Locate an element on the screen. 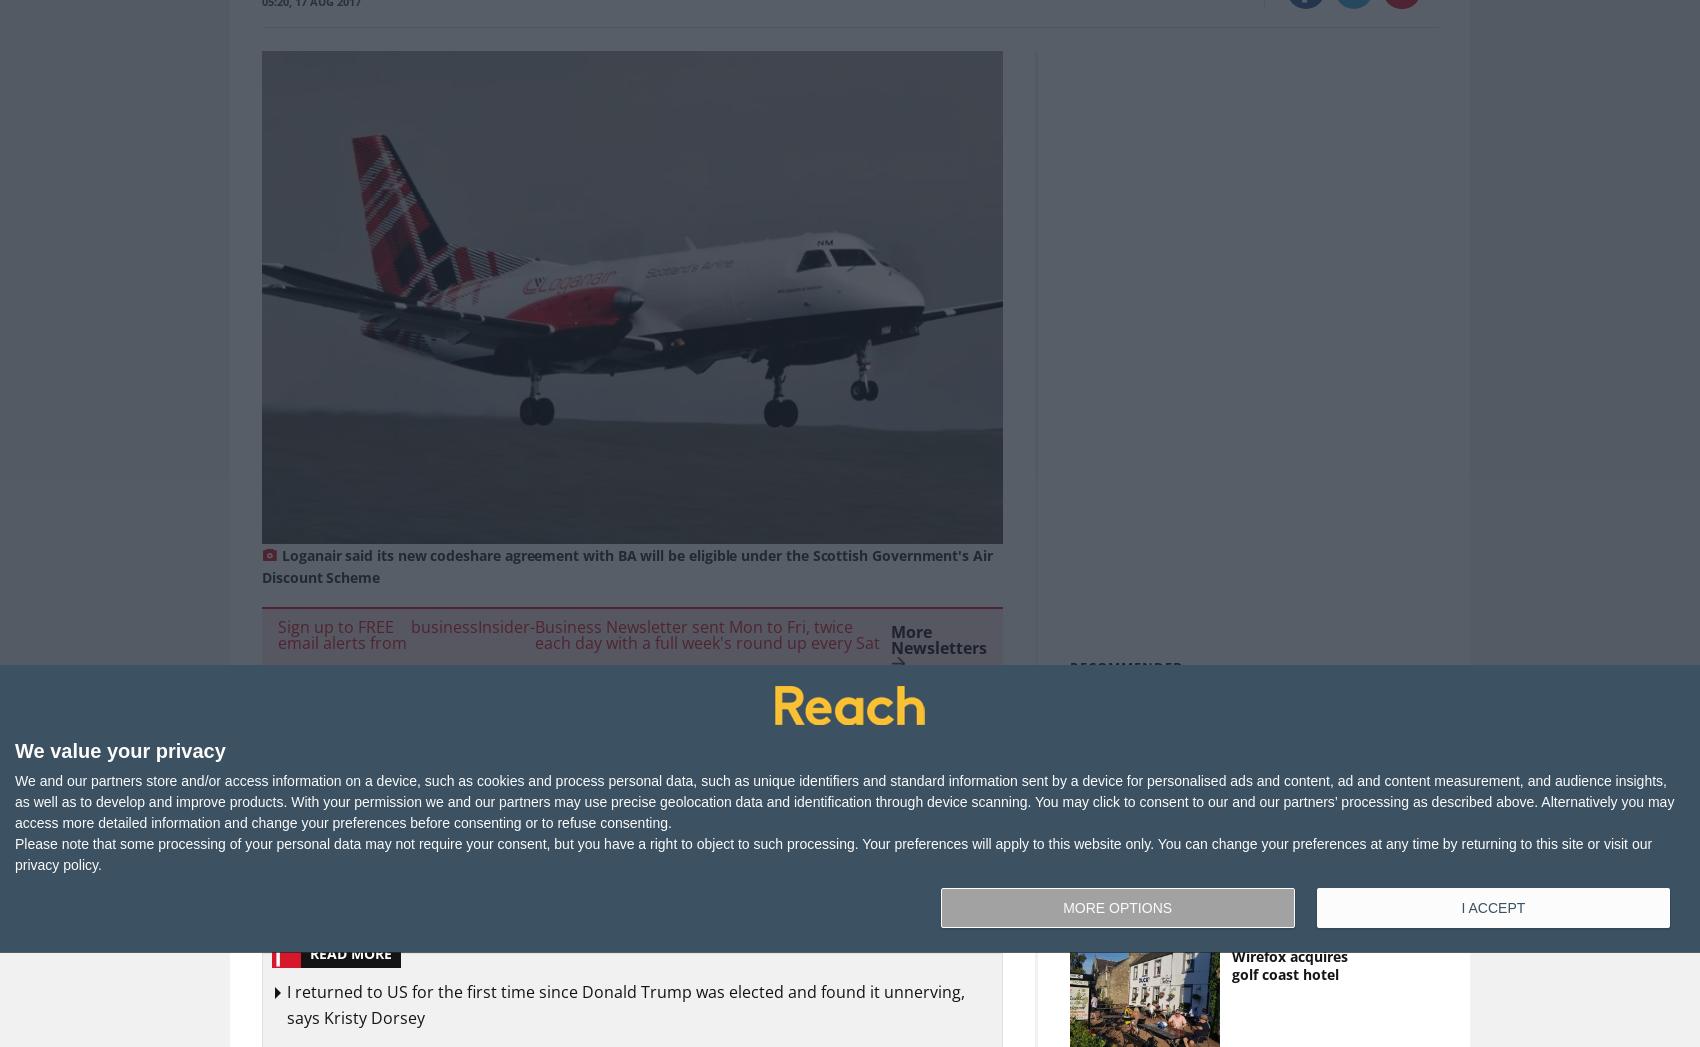  'businessInsider' is located at coordinates (469, 626).